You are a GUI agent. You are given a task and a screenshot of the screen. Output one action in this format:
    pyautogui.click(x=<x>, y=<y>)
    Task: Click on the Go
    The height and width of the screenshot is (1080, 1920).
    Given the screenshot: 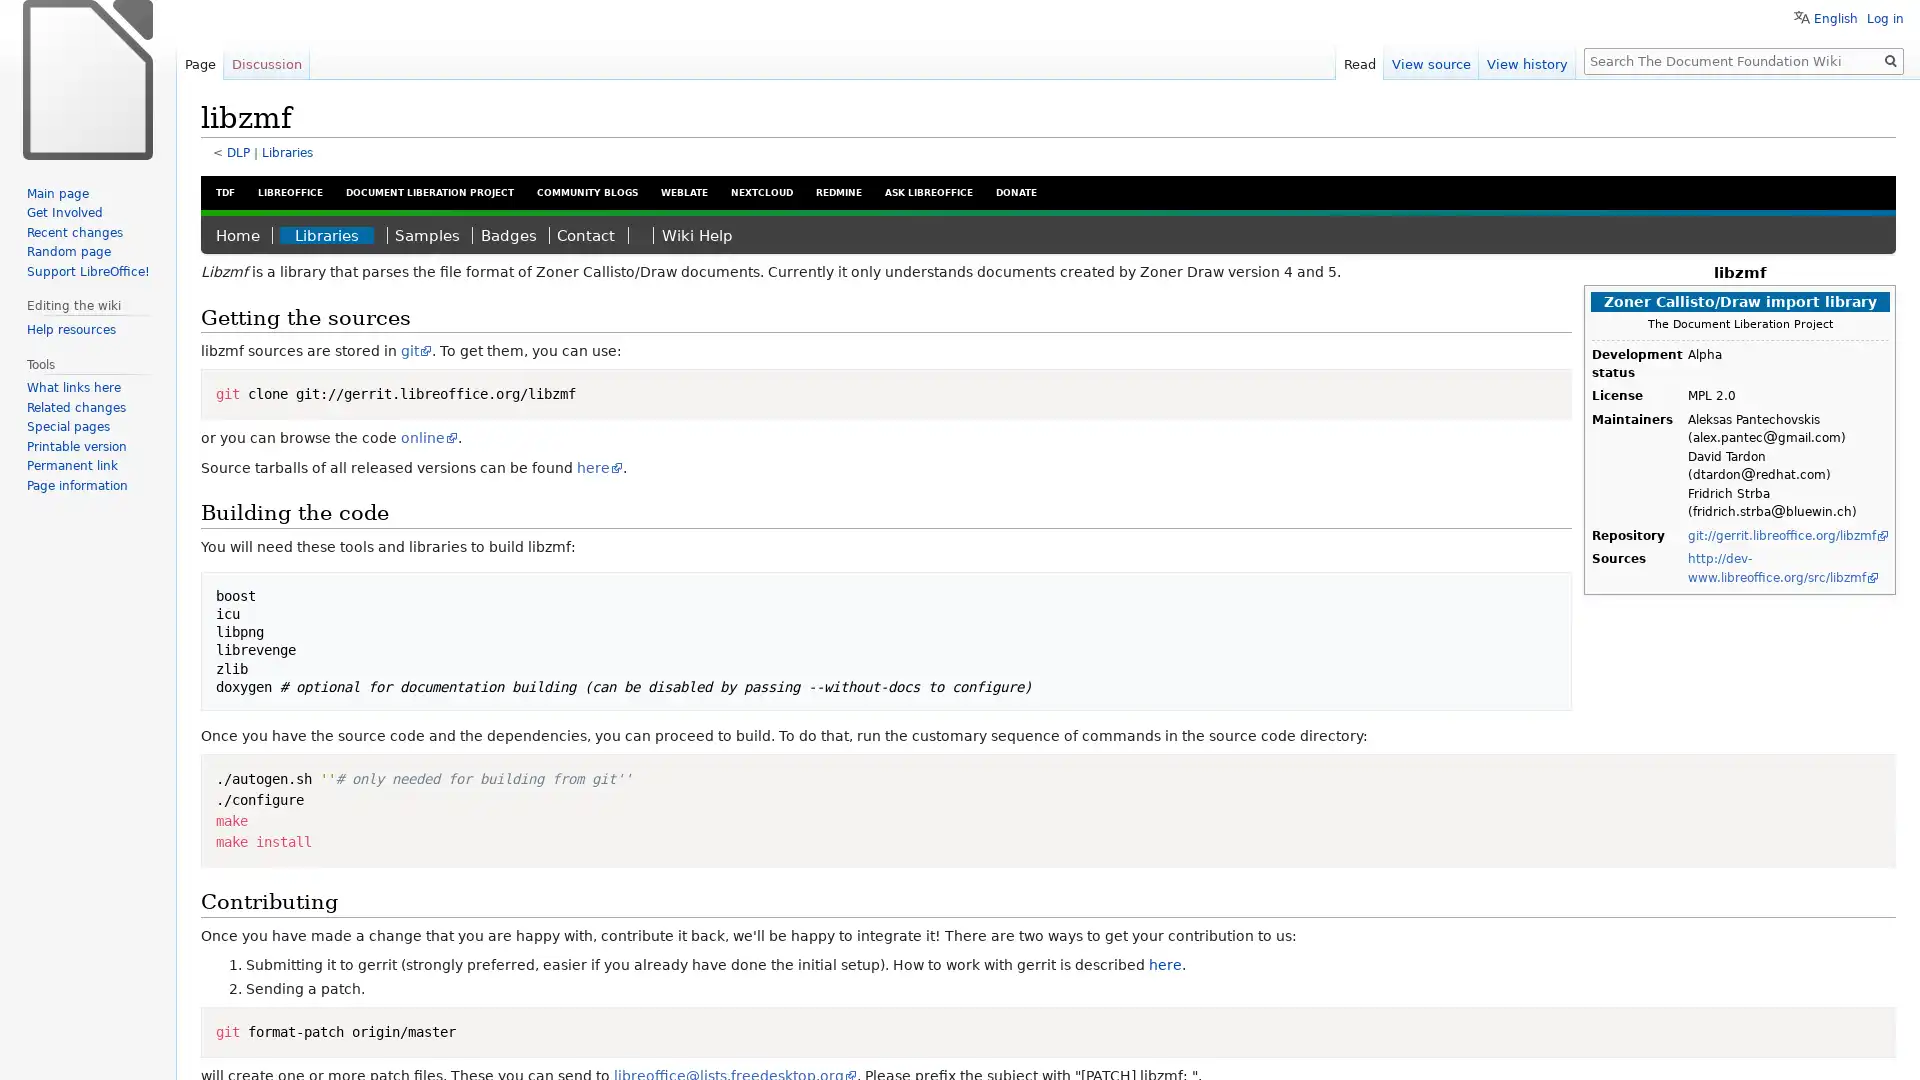 What is the action you would take?
    pyautogui.click(x=1890, y=60)
    